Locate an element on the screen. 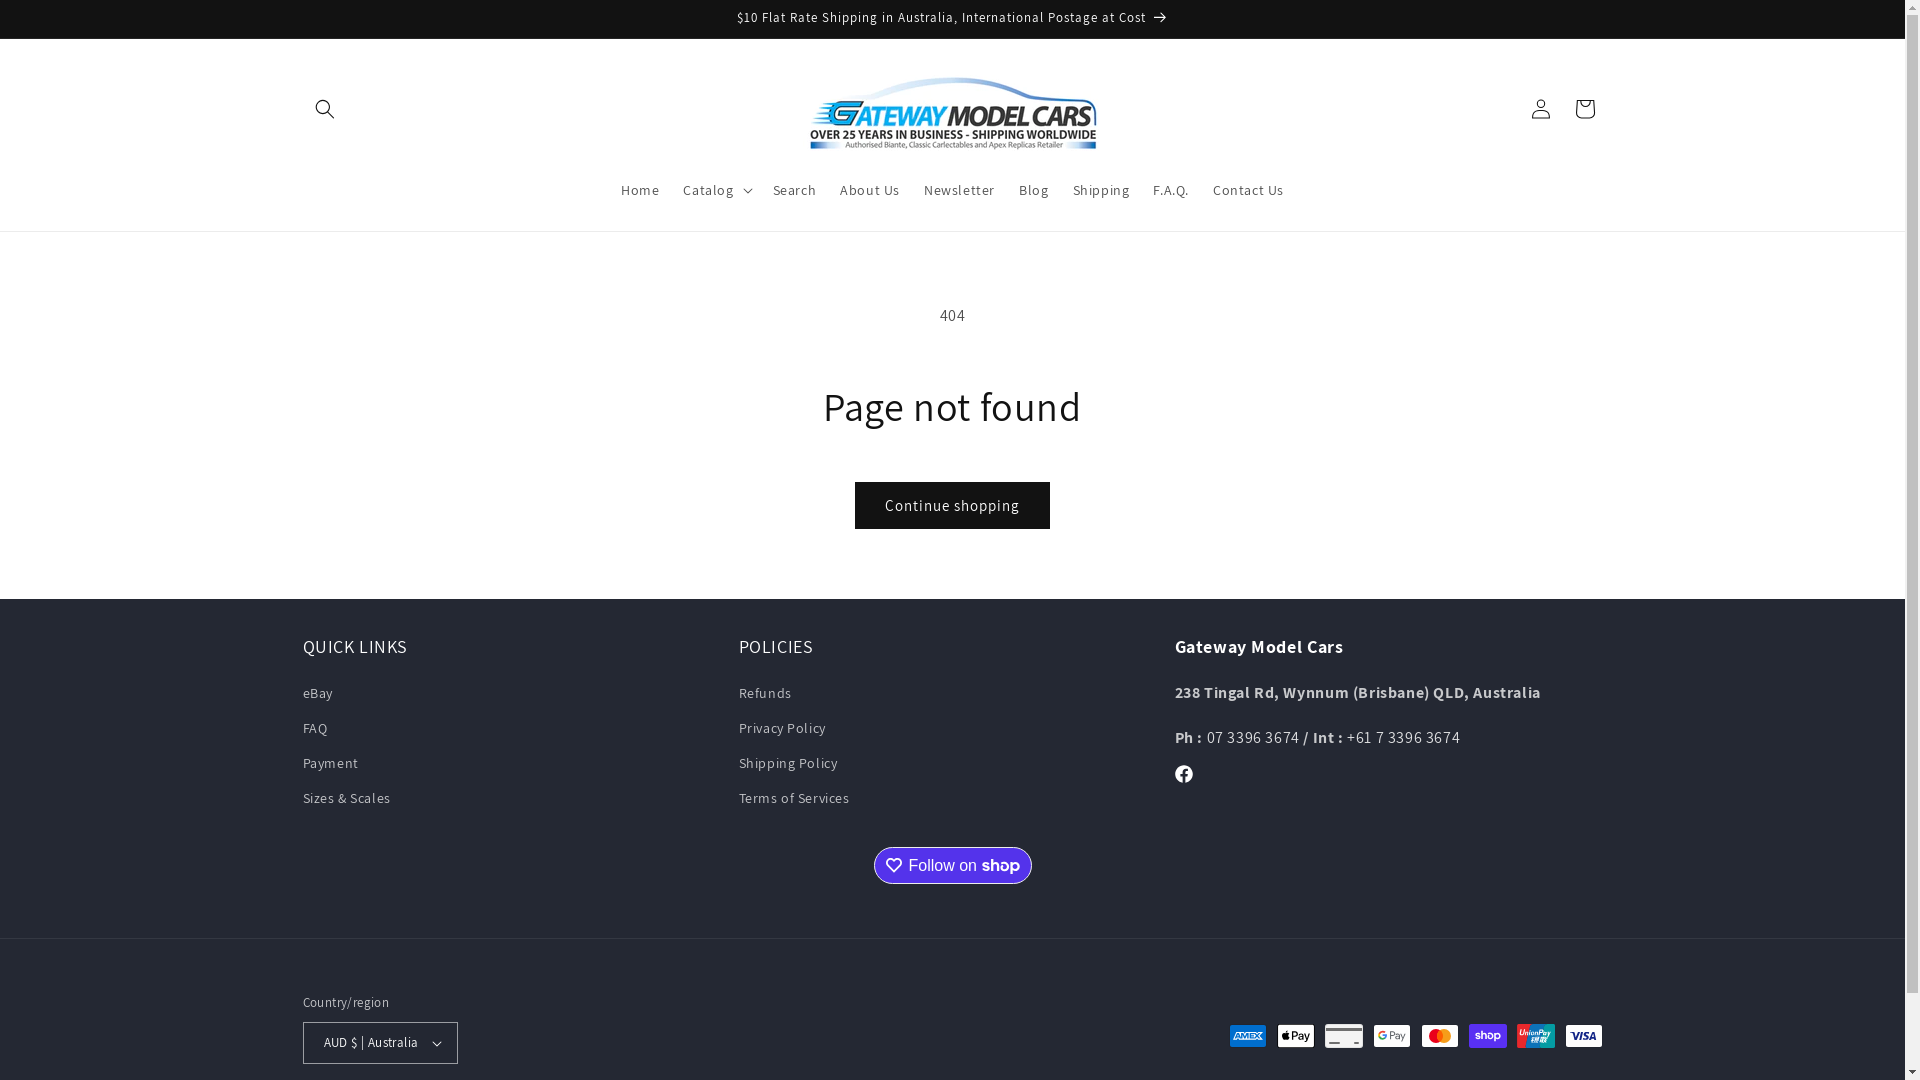  'Blog' is located at coordinates (1033, 189).